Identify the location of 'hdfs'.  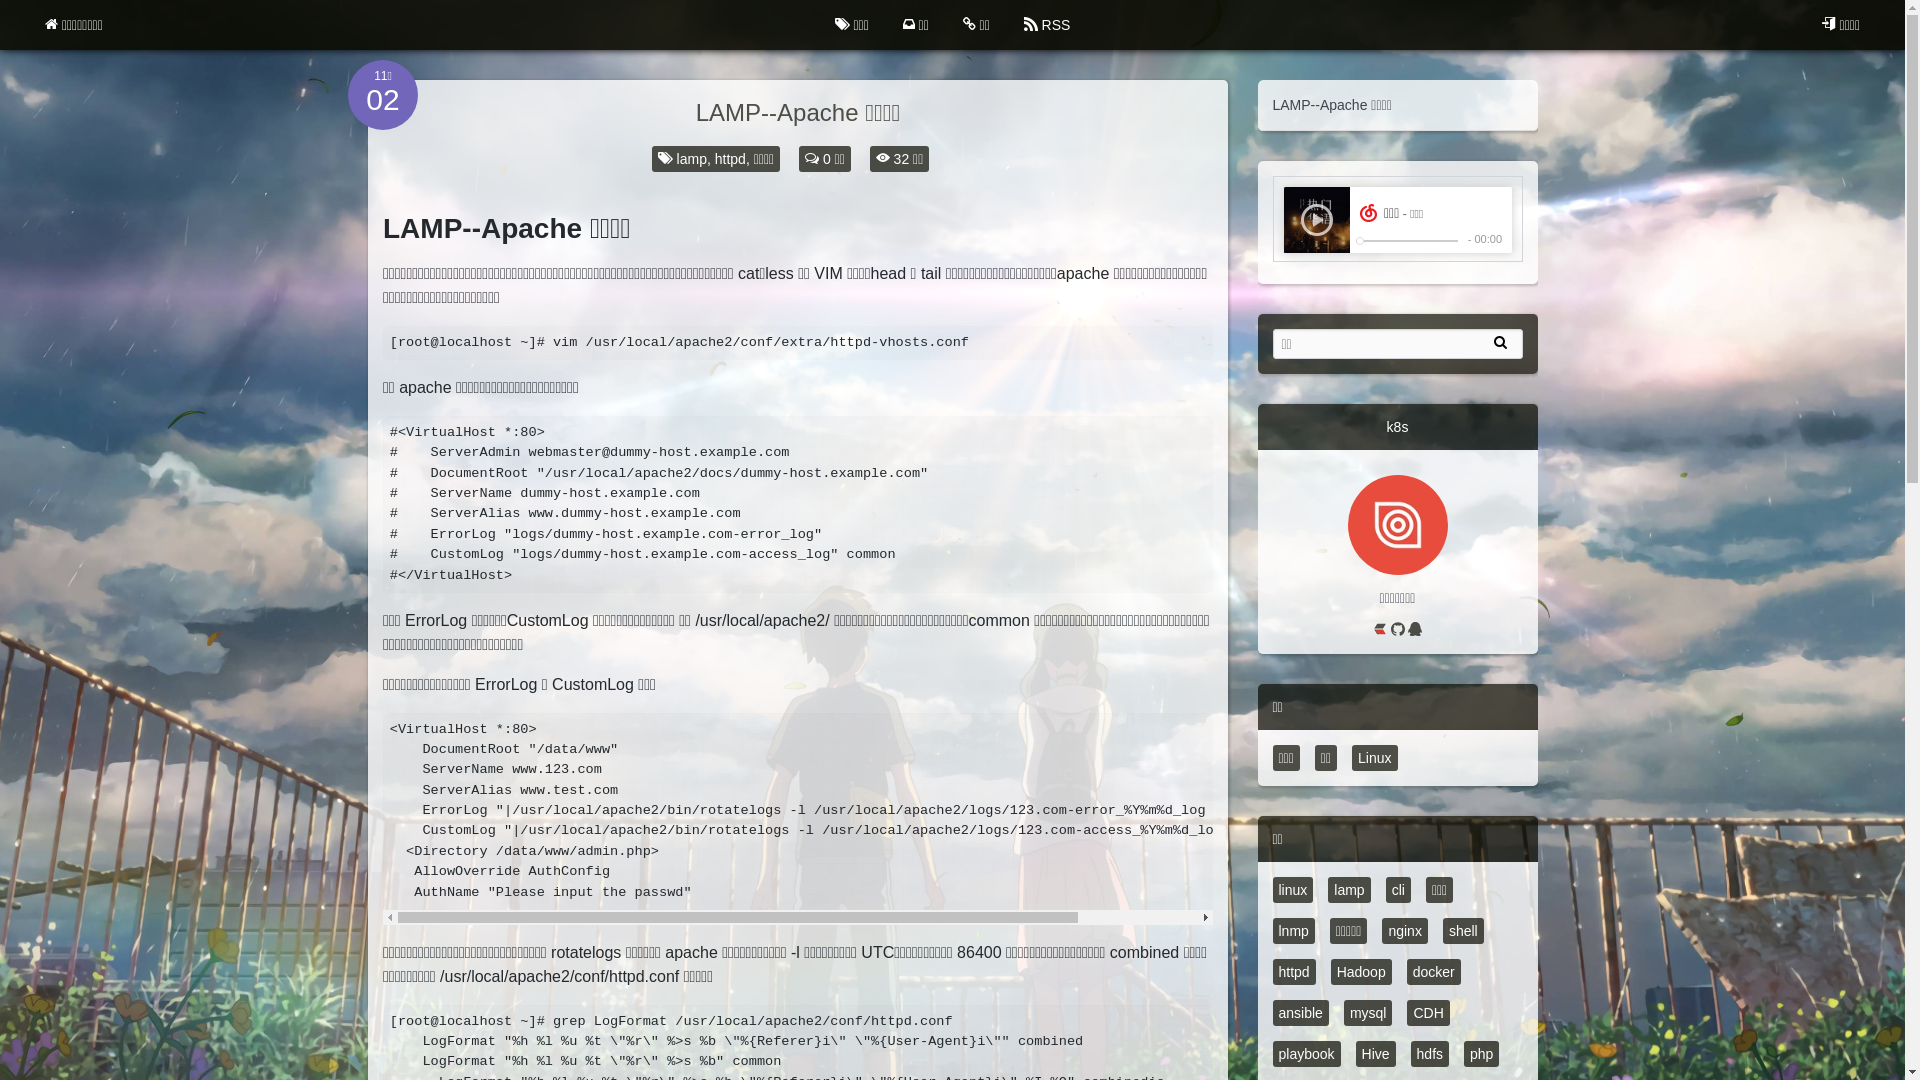
(1429, 1052).